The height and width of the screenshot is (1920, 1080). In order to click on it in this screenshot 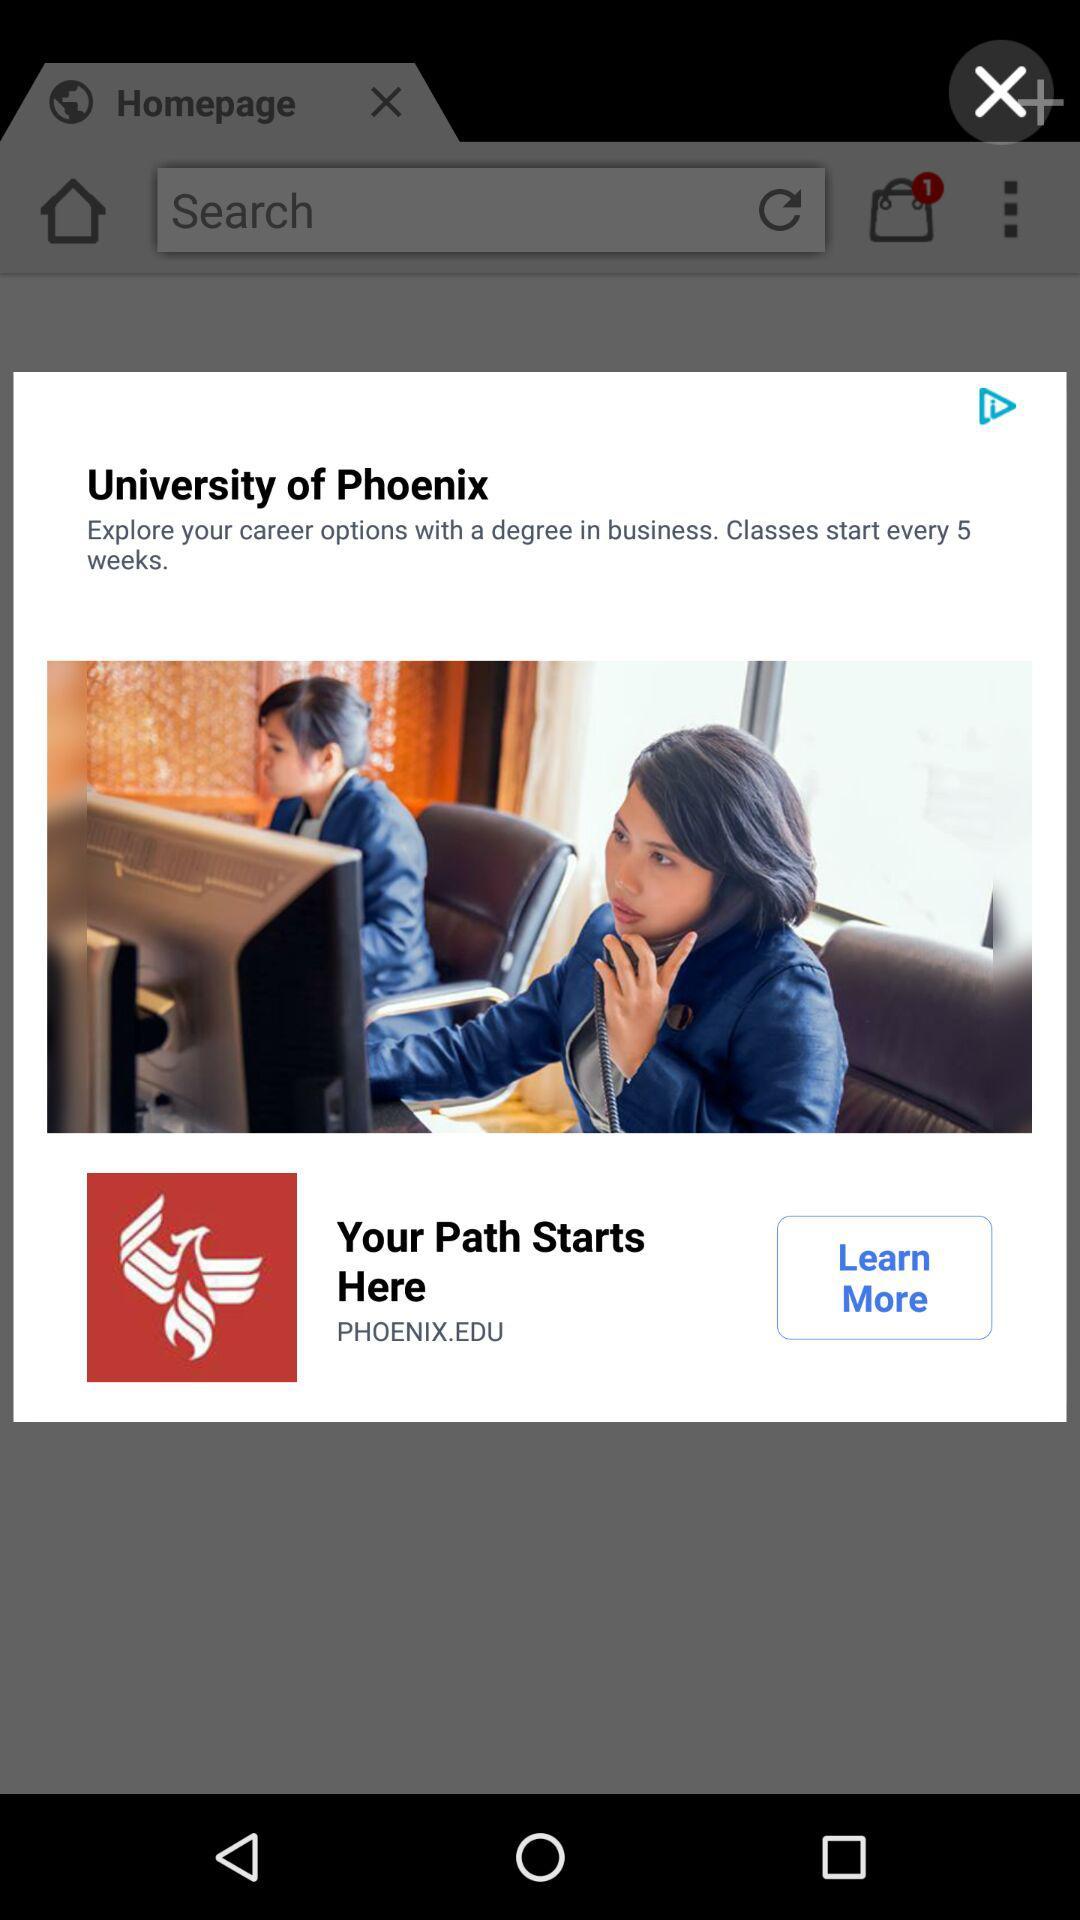, I will do `click(1001, 91)`.